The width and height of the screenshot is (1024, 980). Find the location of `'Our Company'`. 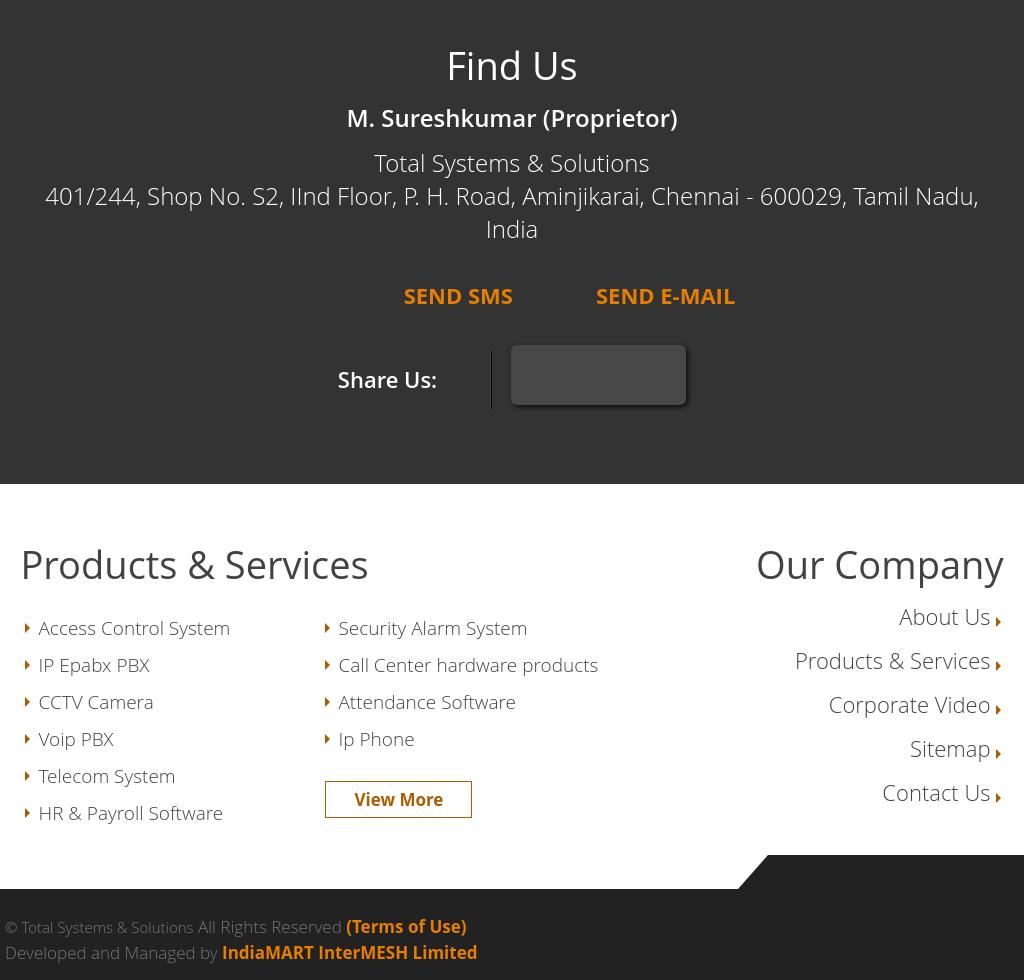

'Our Company' is located at coordinates (879, 563).